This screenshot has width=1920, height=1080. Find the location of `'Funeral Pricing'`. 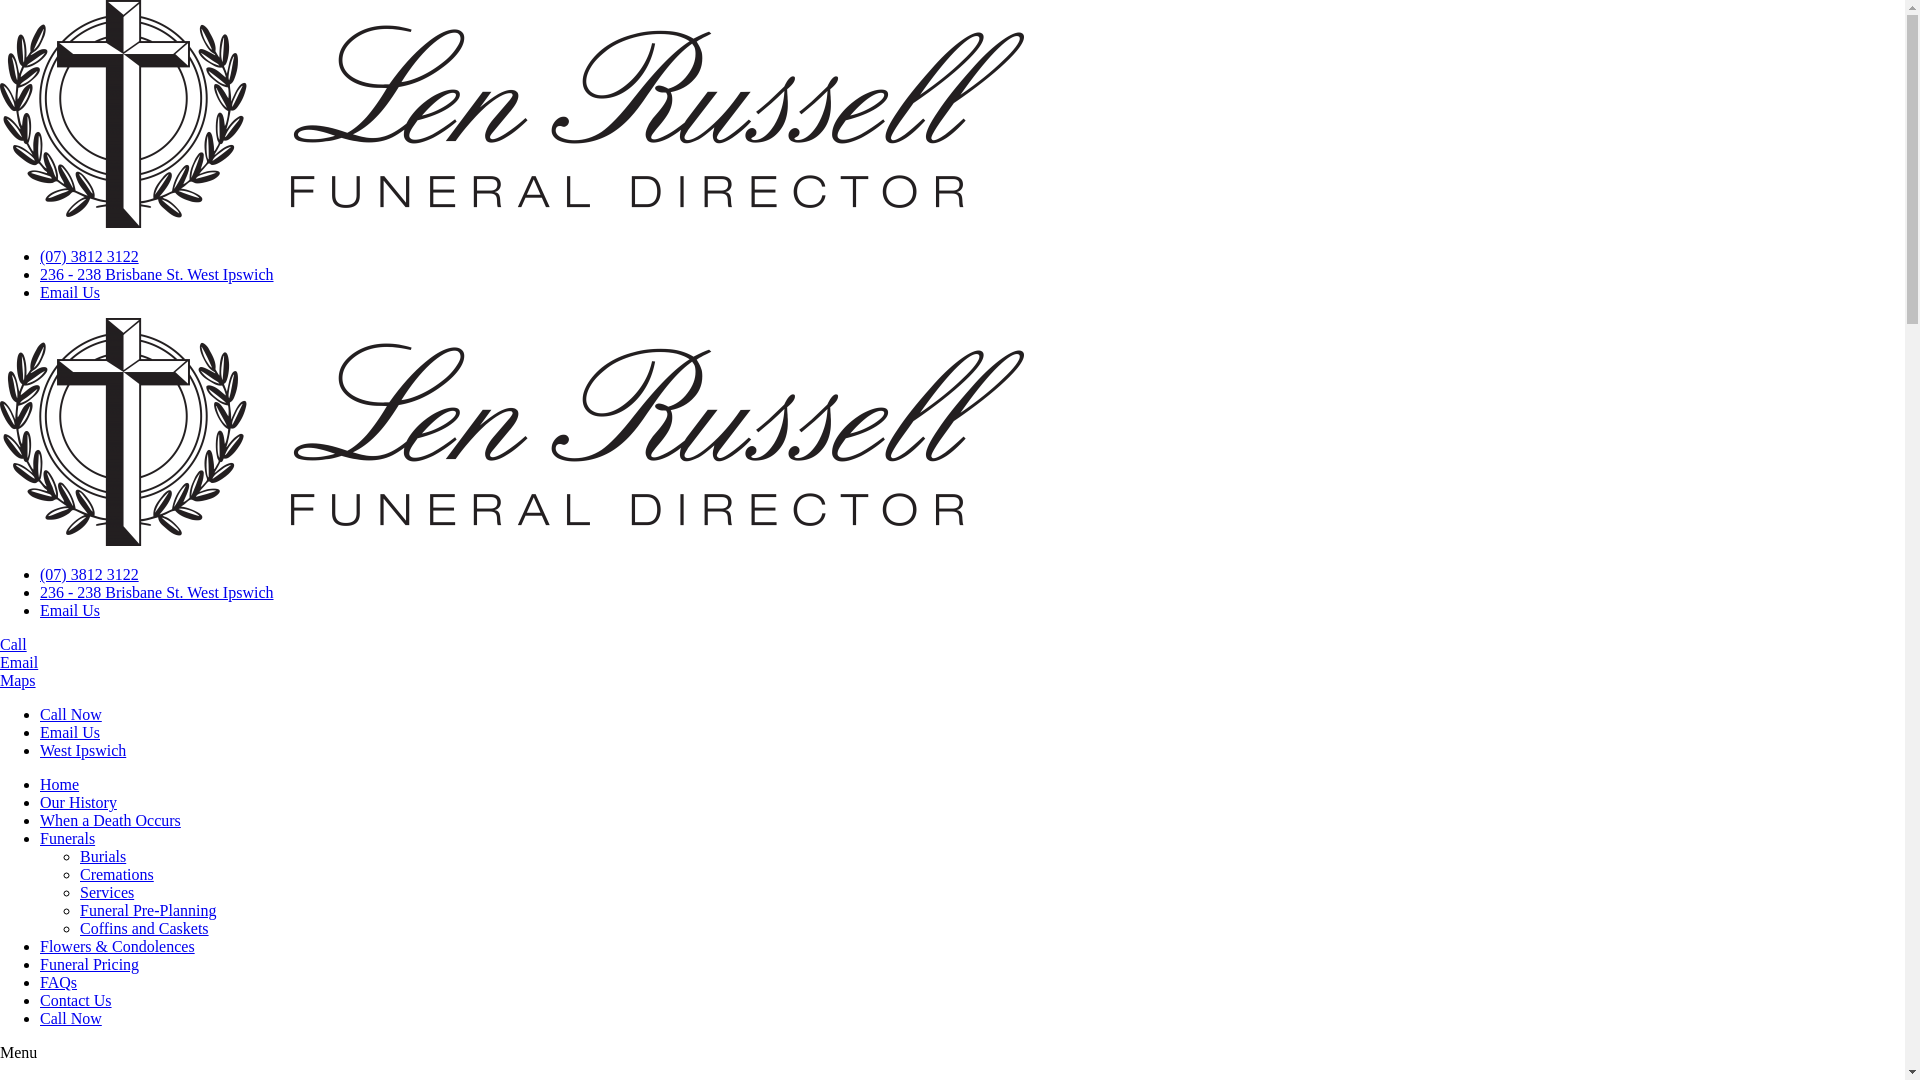

'Funeral Pricing' is located at coordinates (88, 963).